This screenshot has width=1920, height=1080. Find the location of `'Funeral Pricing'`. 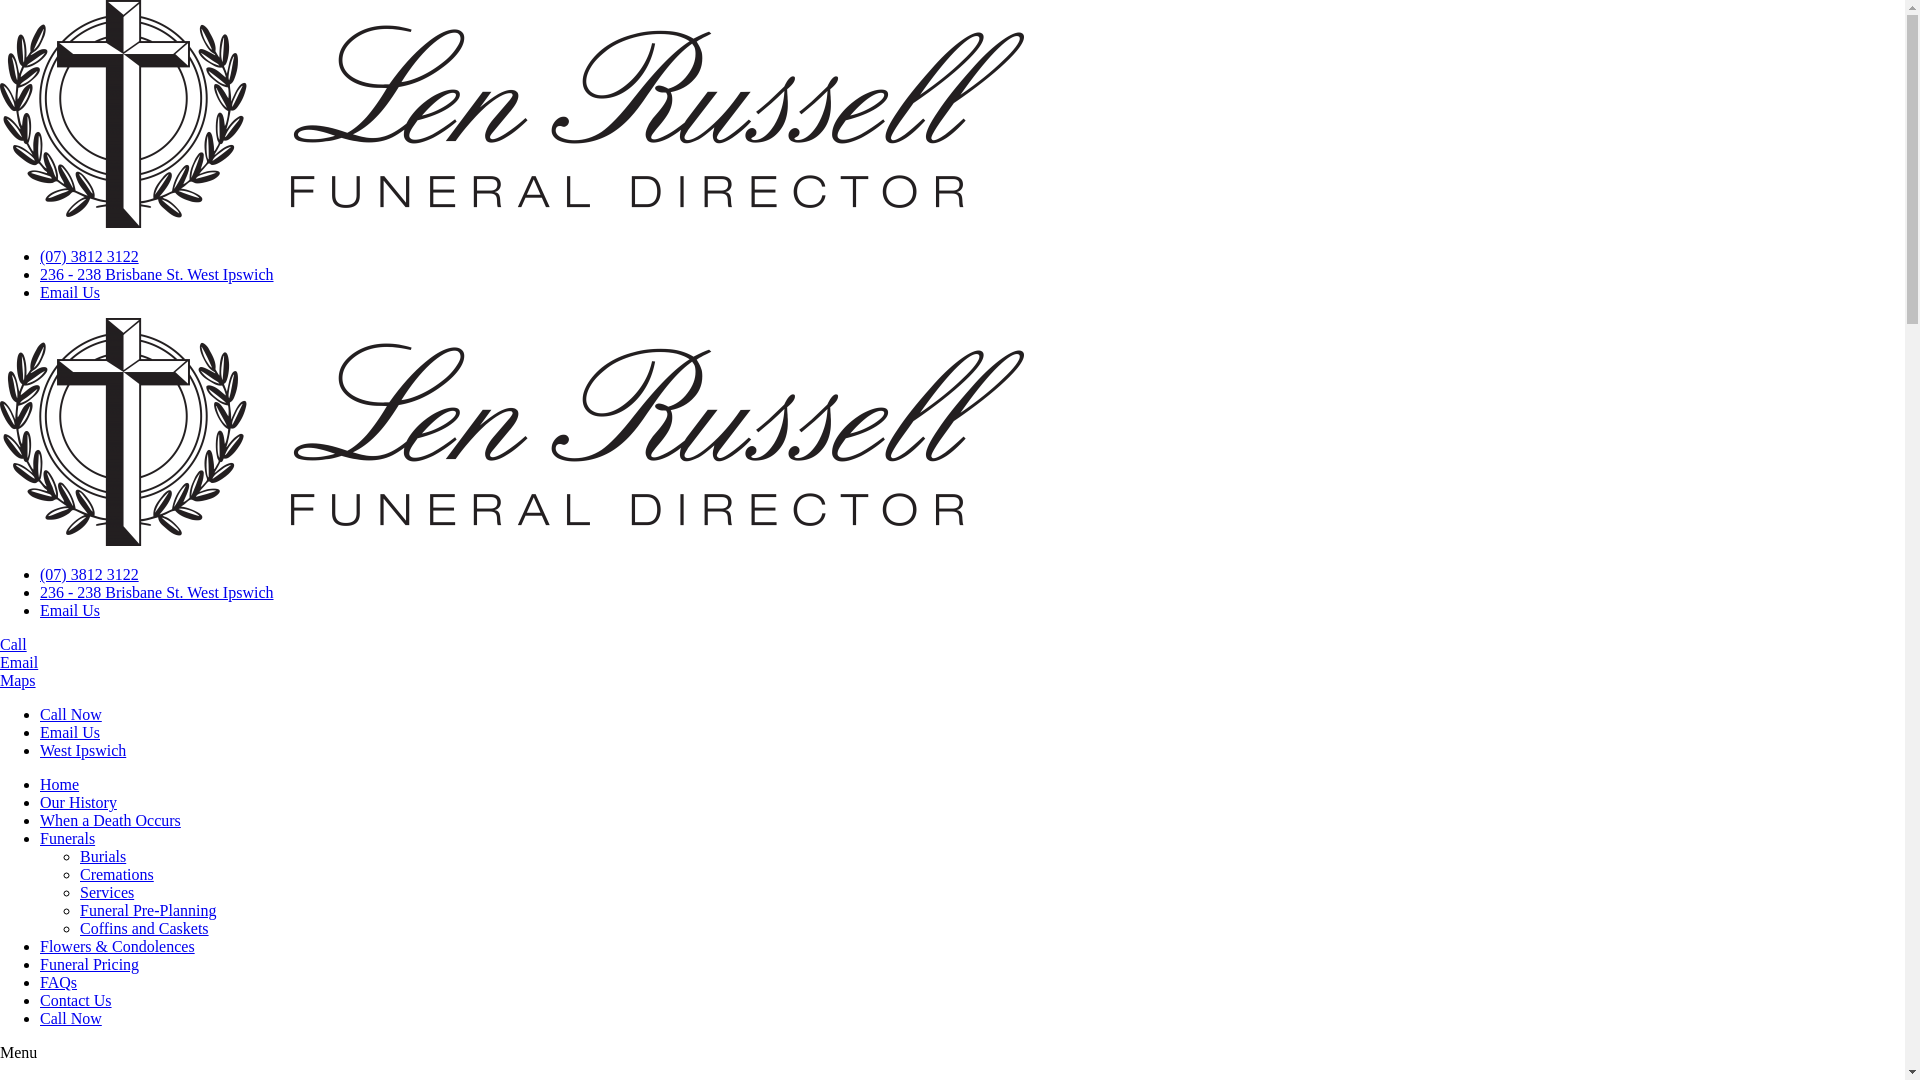

'Funeral Pricing' is located at coordinates (88, 963).